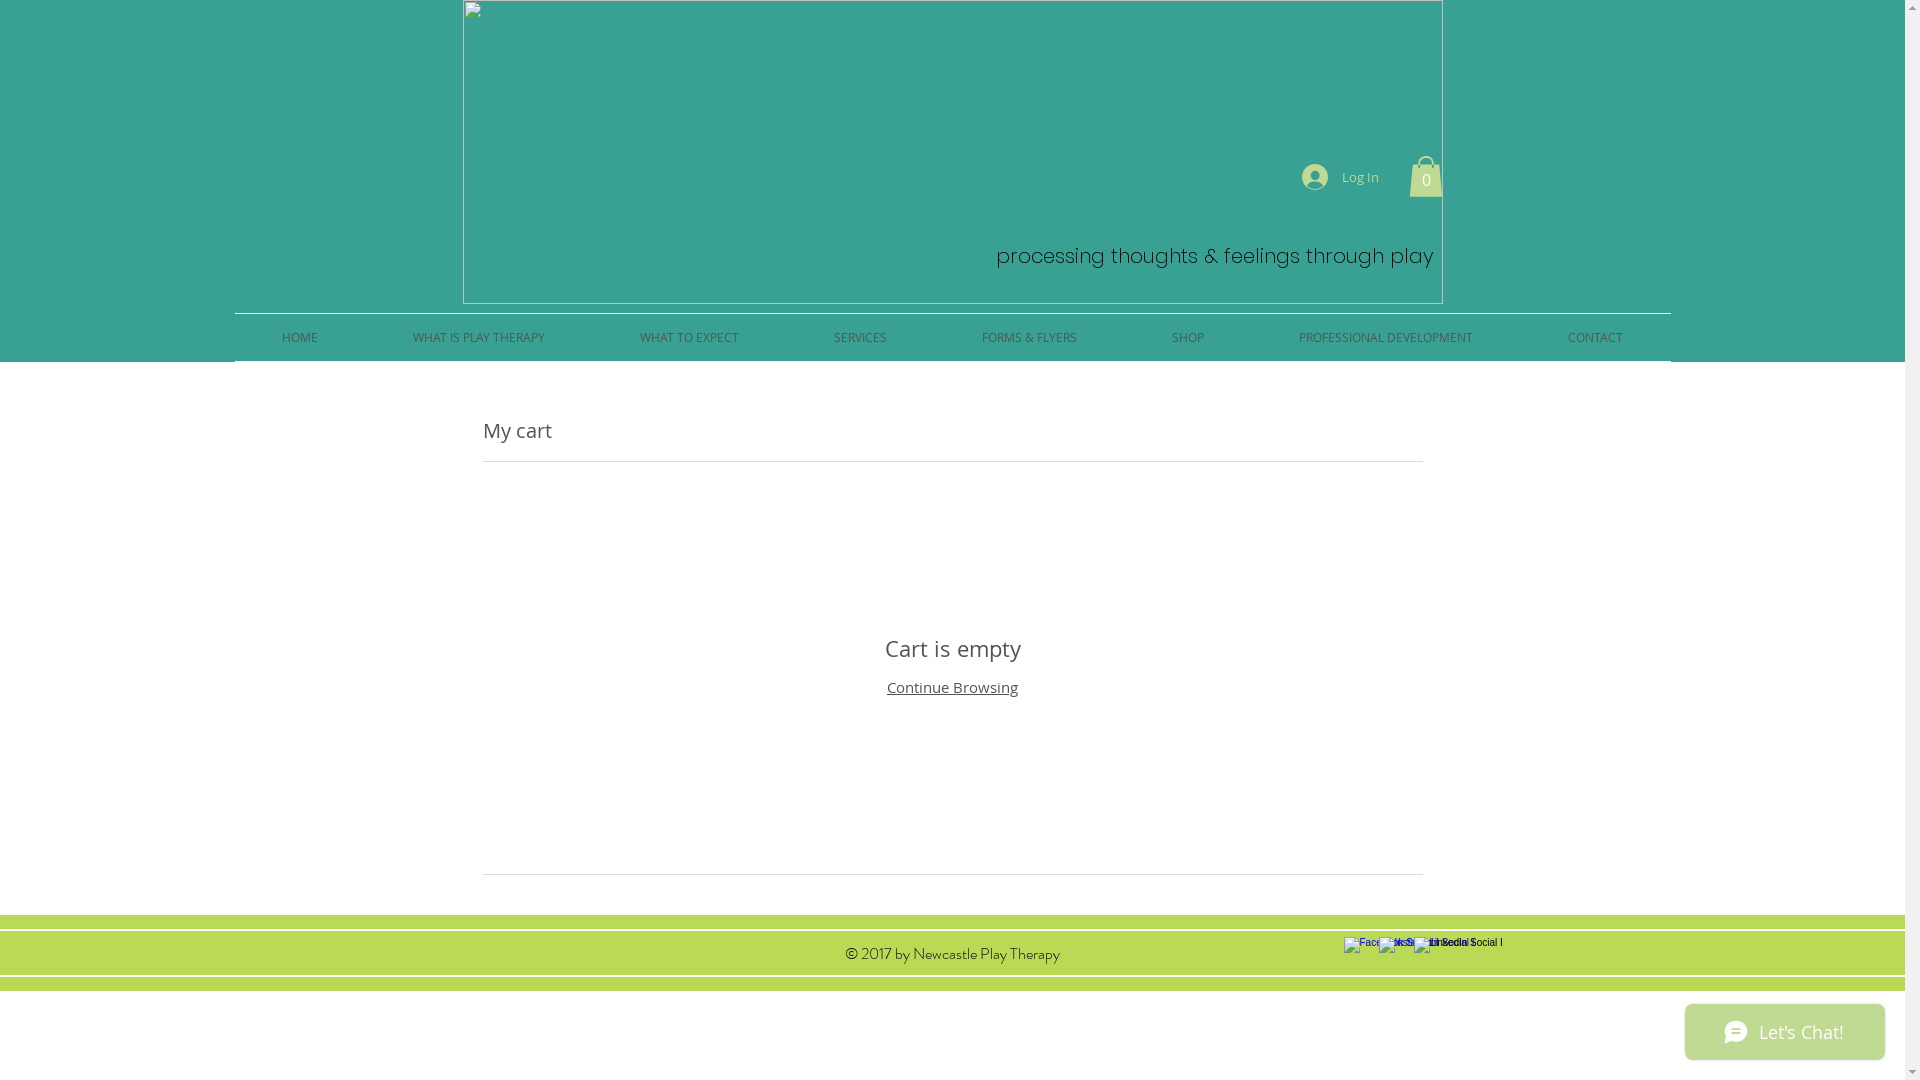 The height and width of the screenshot is (1080, 1920). What do you see at coordinates (298, 336) in the screenshot?
I see `'HOME'` at bounding box center [298, 336].